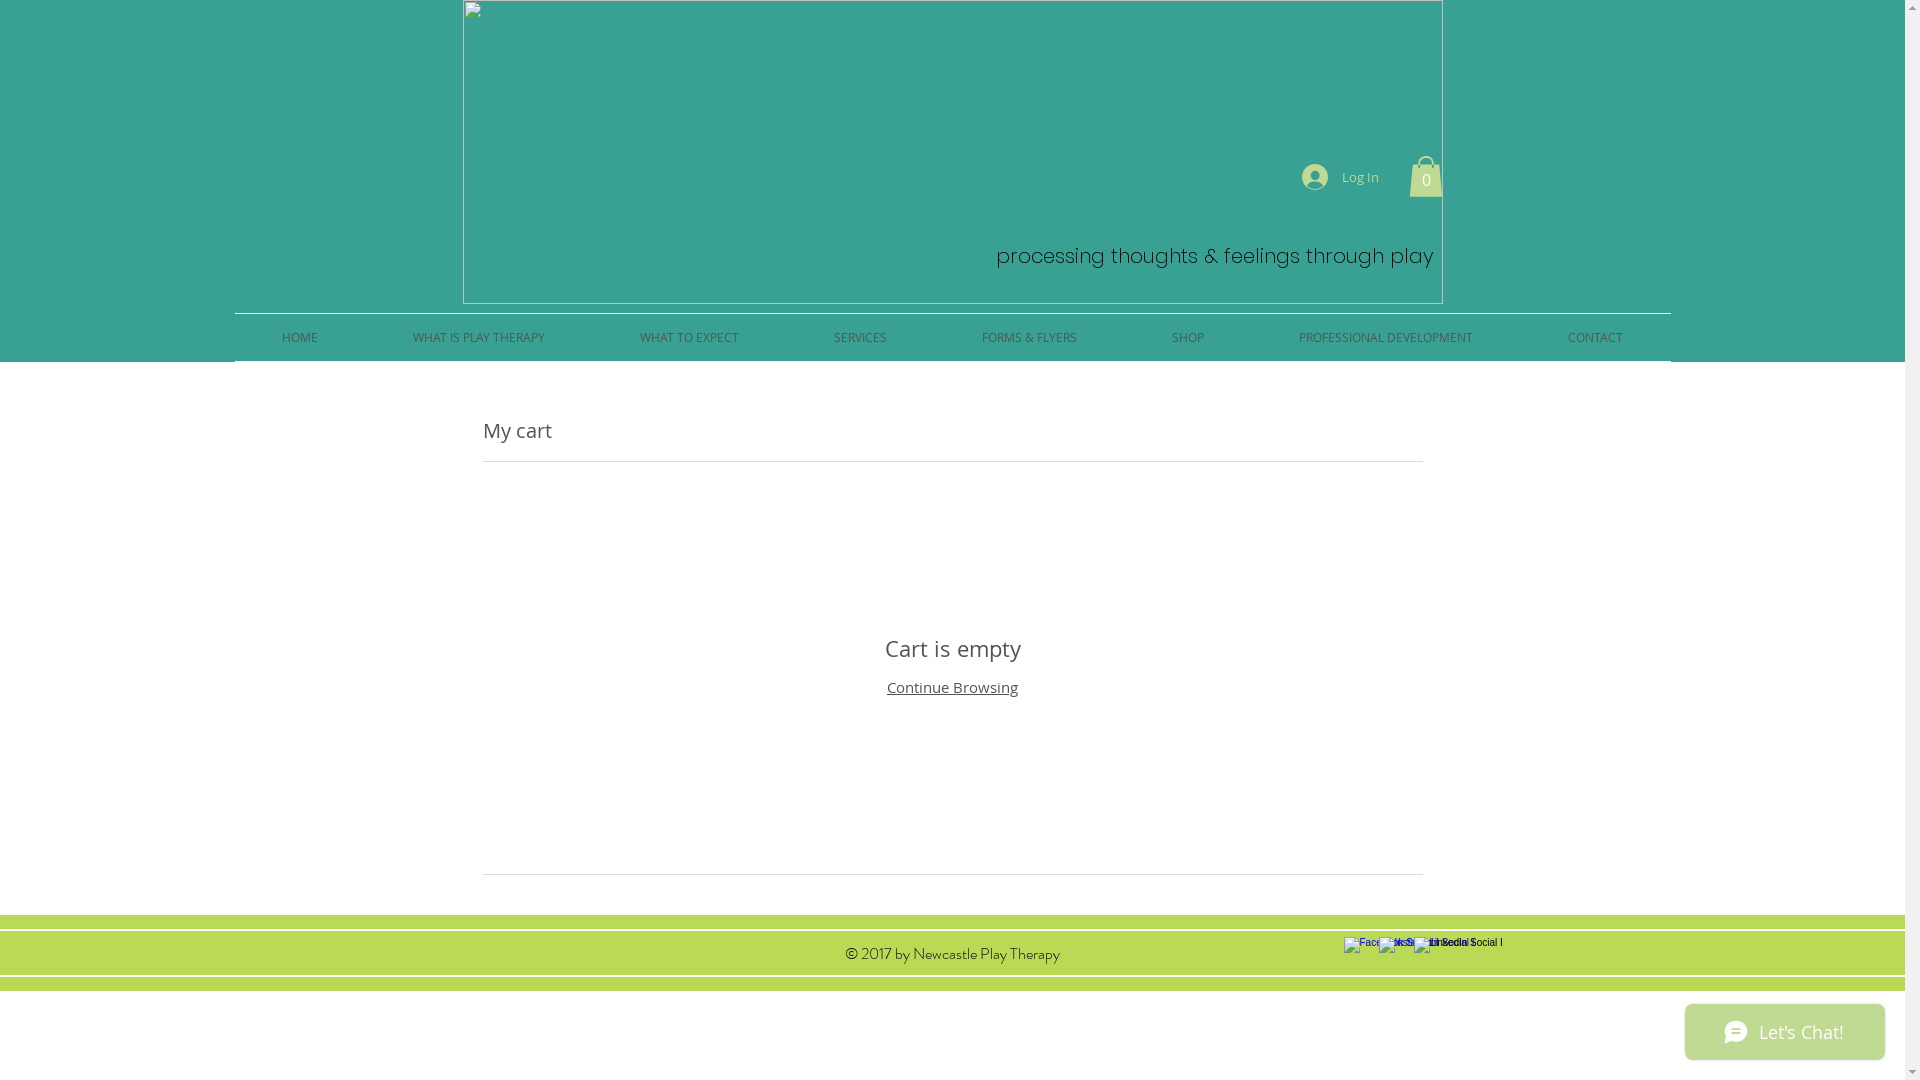 The height and width of the screenshot is (1080, 1920). What do you see at coordinates (298, 336) in the screenshot?
I see `'HOME'` at bounding box center [298, 336].